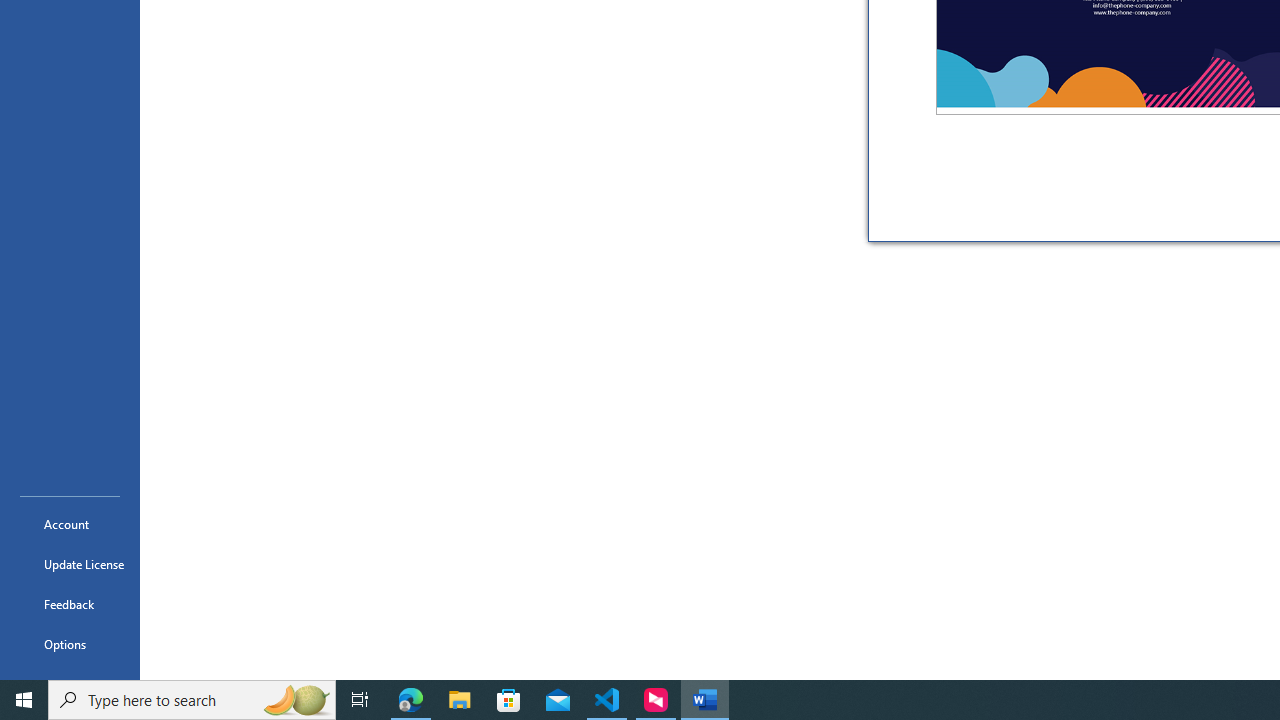  I want to click on 'Task View', so click(359, 698).